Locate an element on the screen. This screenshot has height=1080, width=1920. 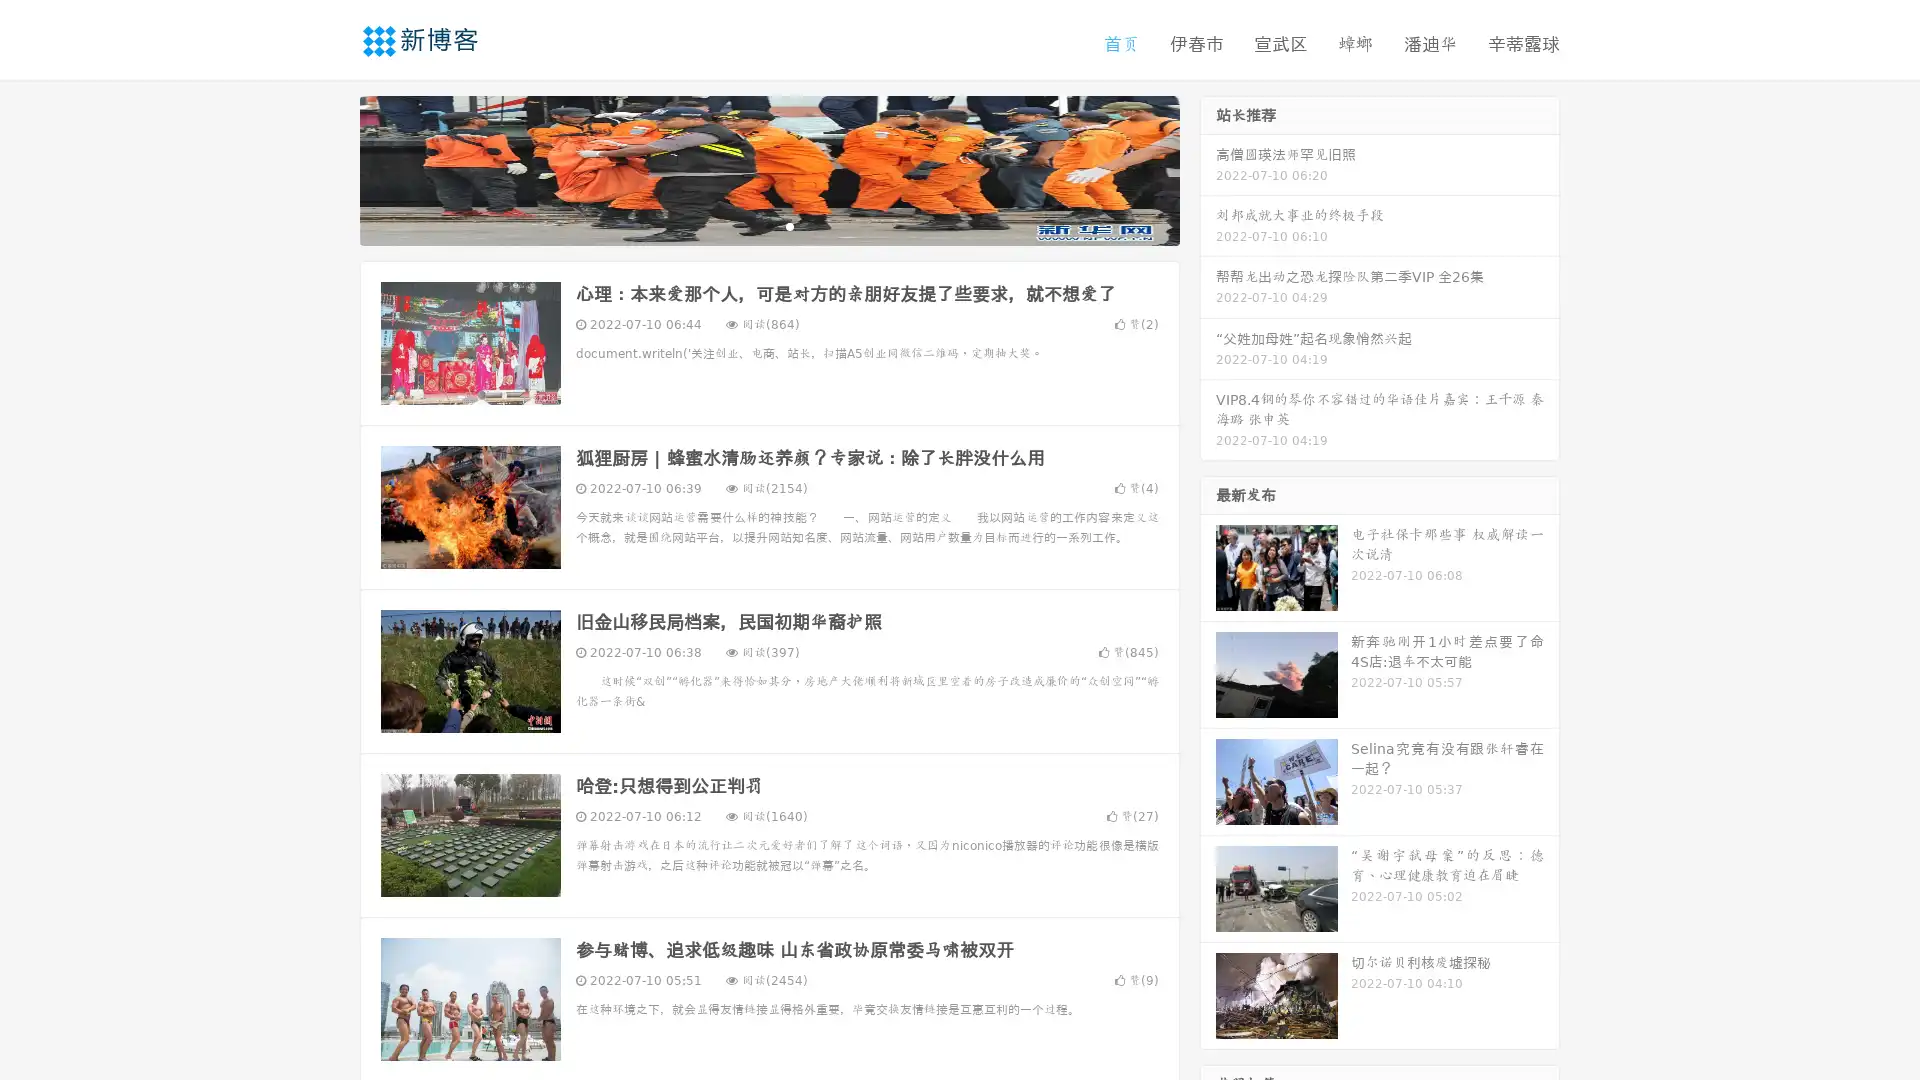
Go to slide 2 is located at coordinates (768, 225).